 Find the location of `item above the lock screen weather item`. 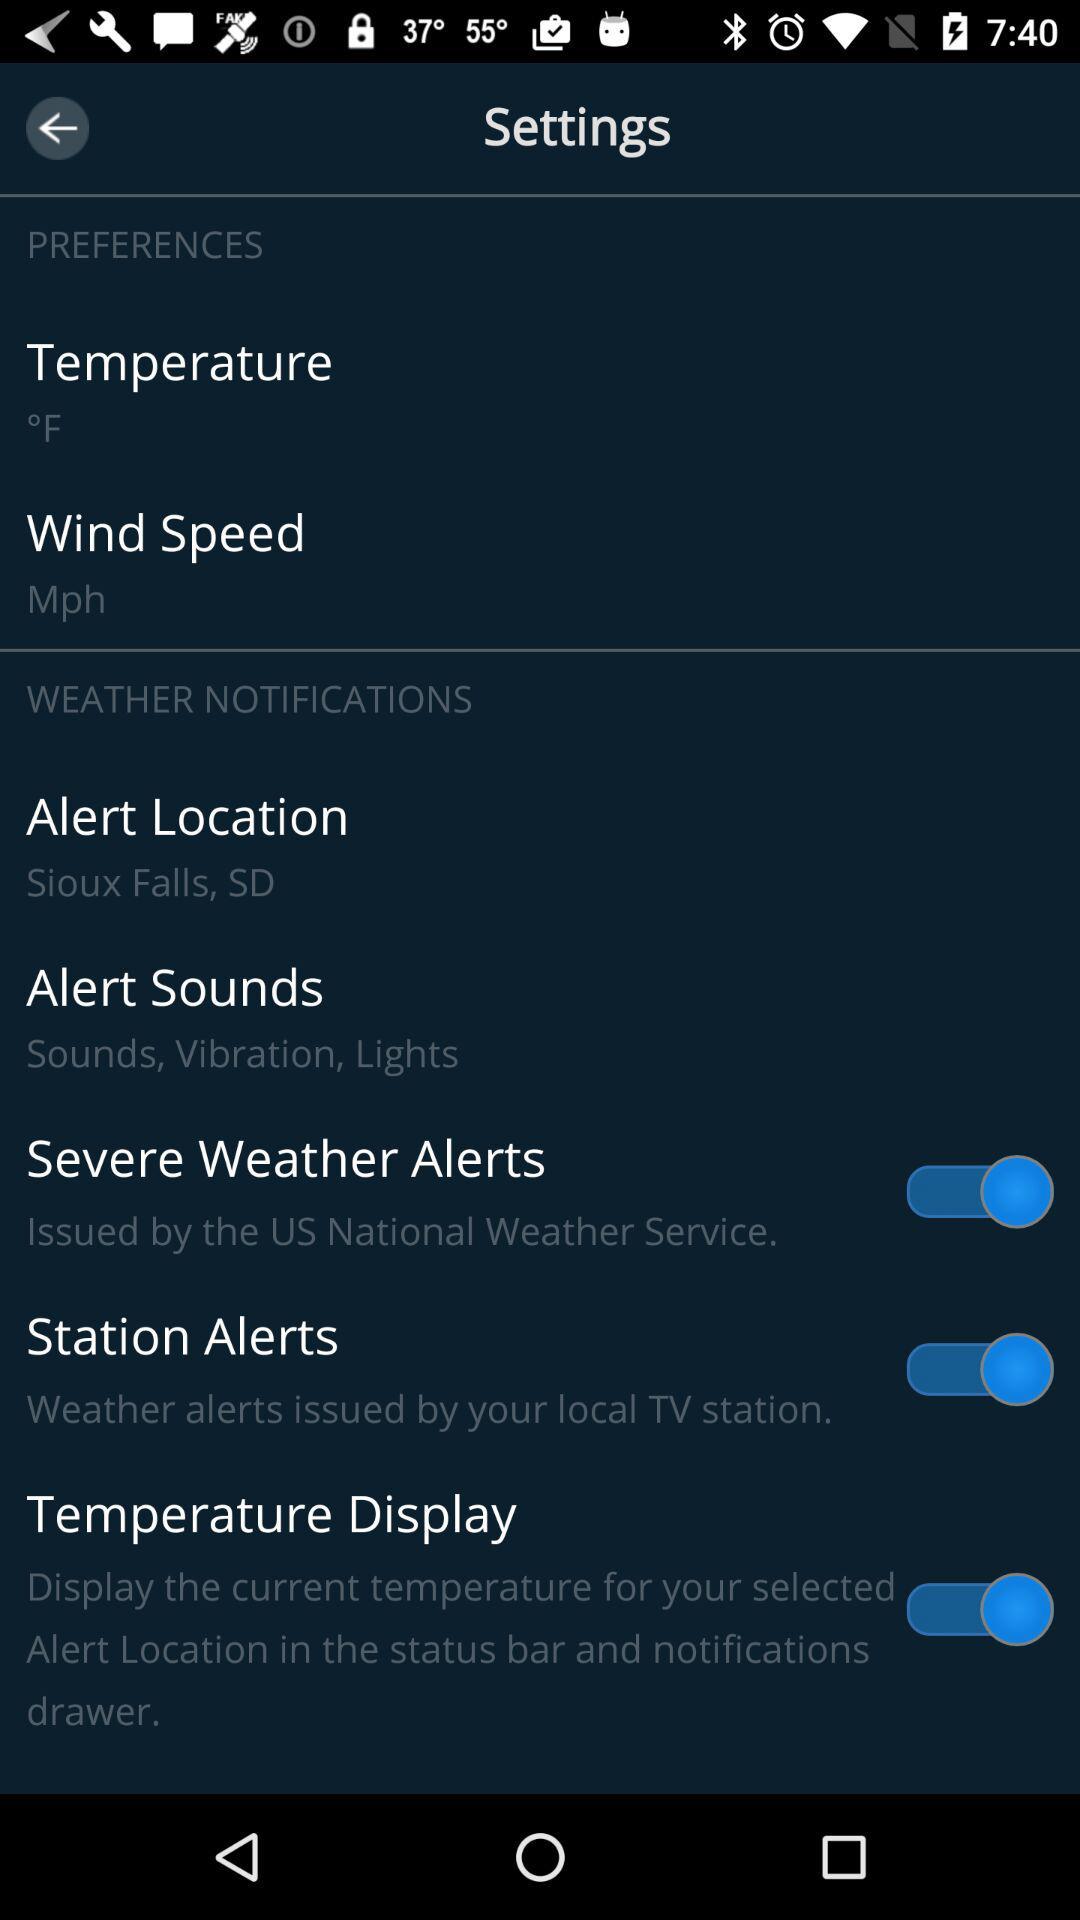

item above the lock screen weather item is located at coordinates (540, 1609).